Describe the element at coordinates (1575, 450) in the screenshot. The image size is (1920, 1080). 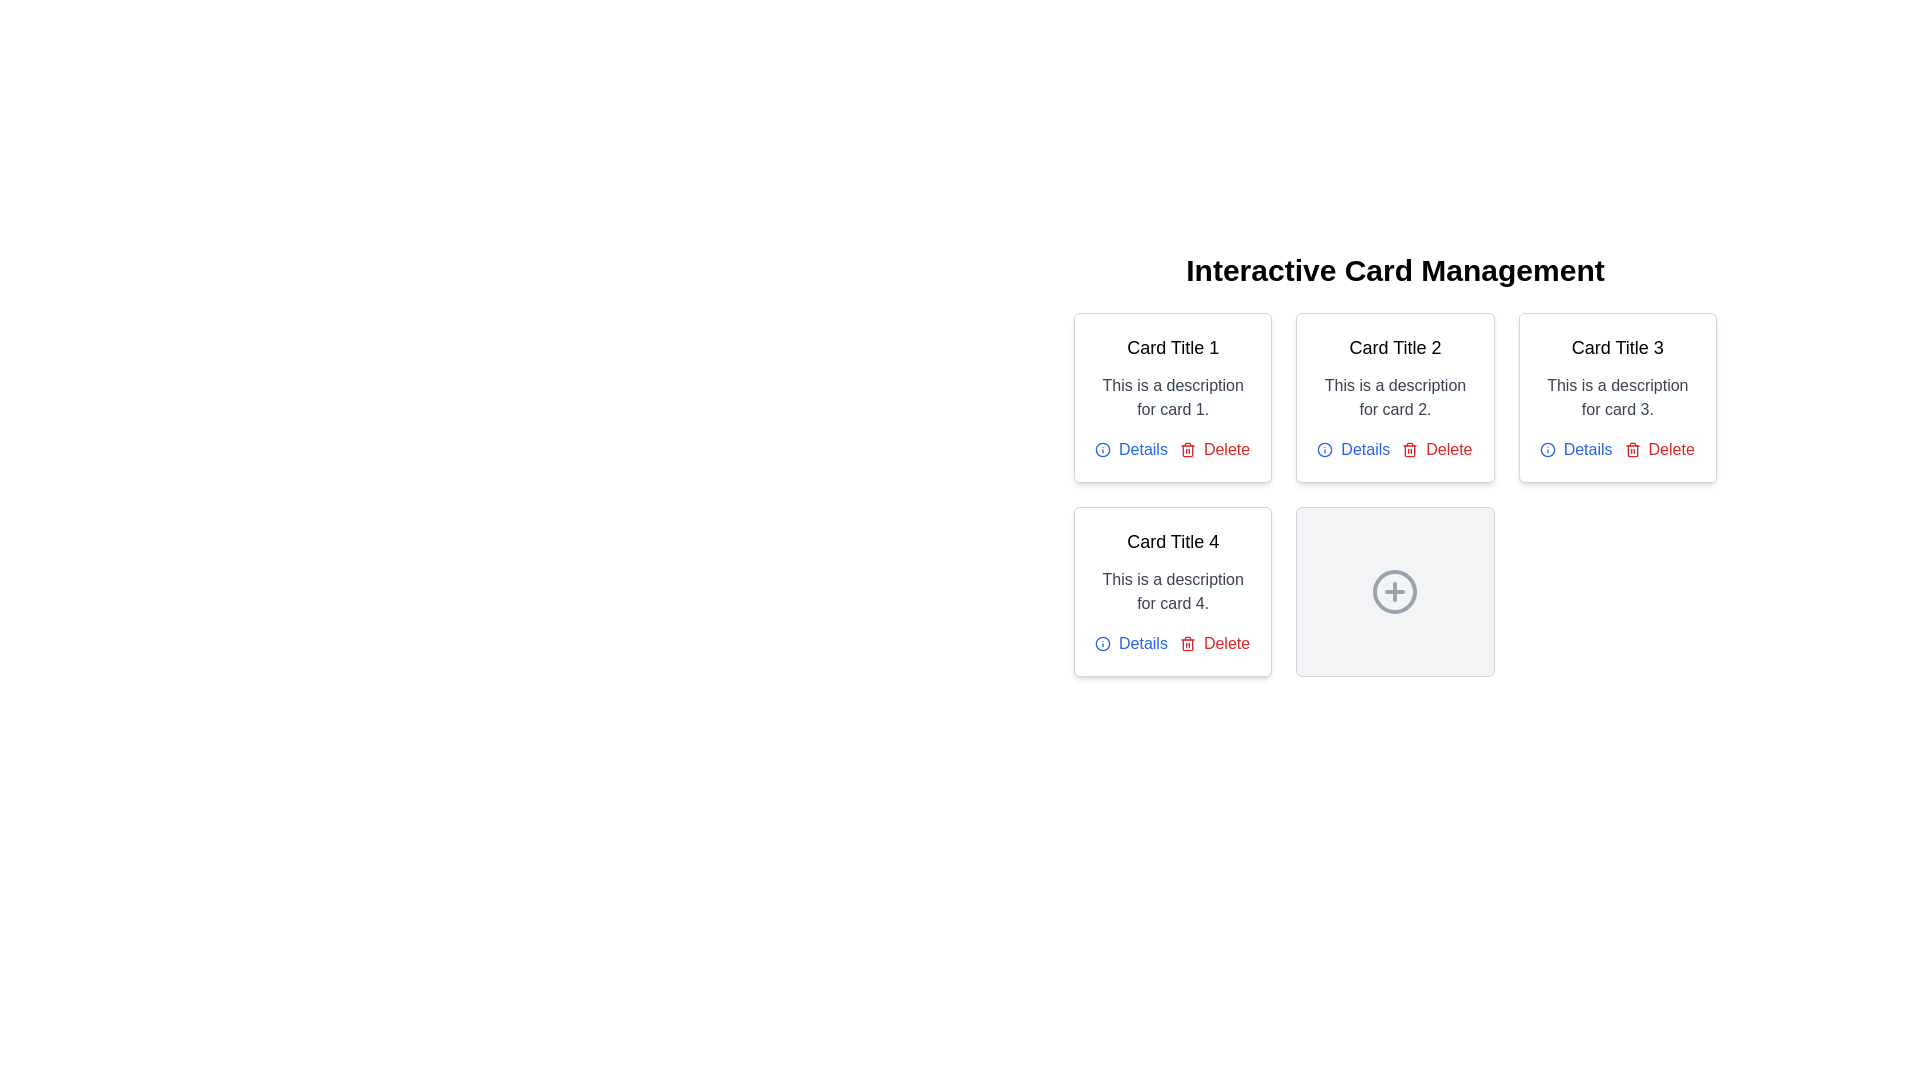
I see `the 'Details' interactive link` at that location.